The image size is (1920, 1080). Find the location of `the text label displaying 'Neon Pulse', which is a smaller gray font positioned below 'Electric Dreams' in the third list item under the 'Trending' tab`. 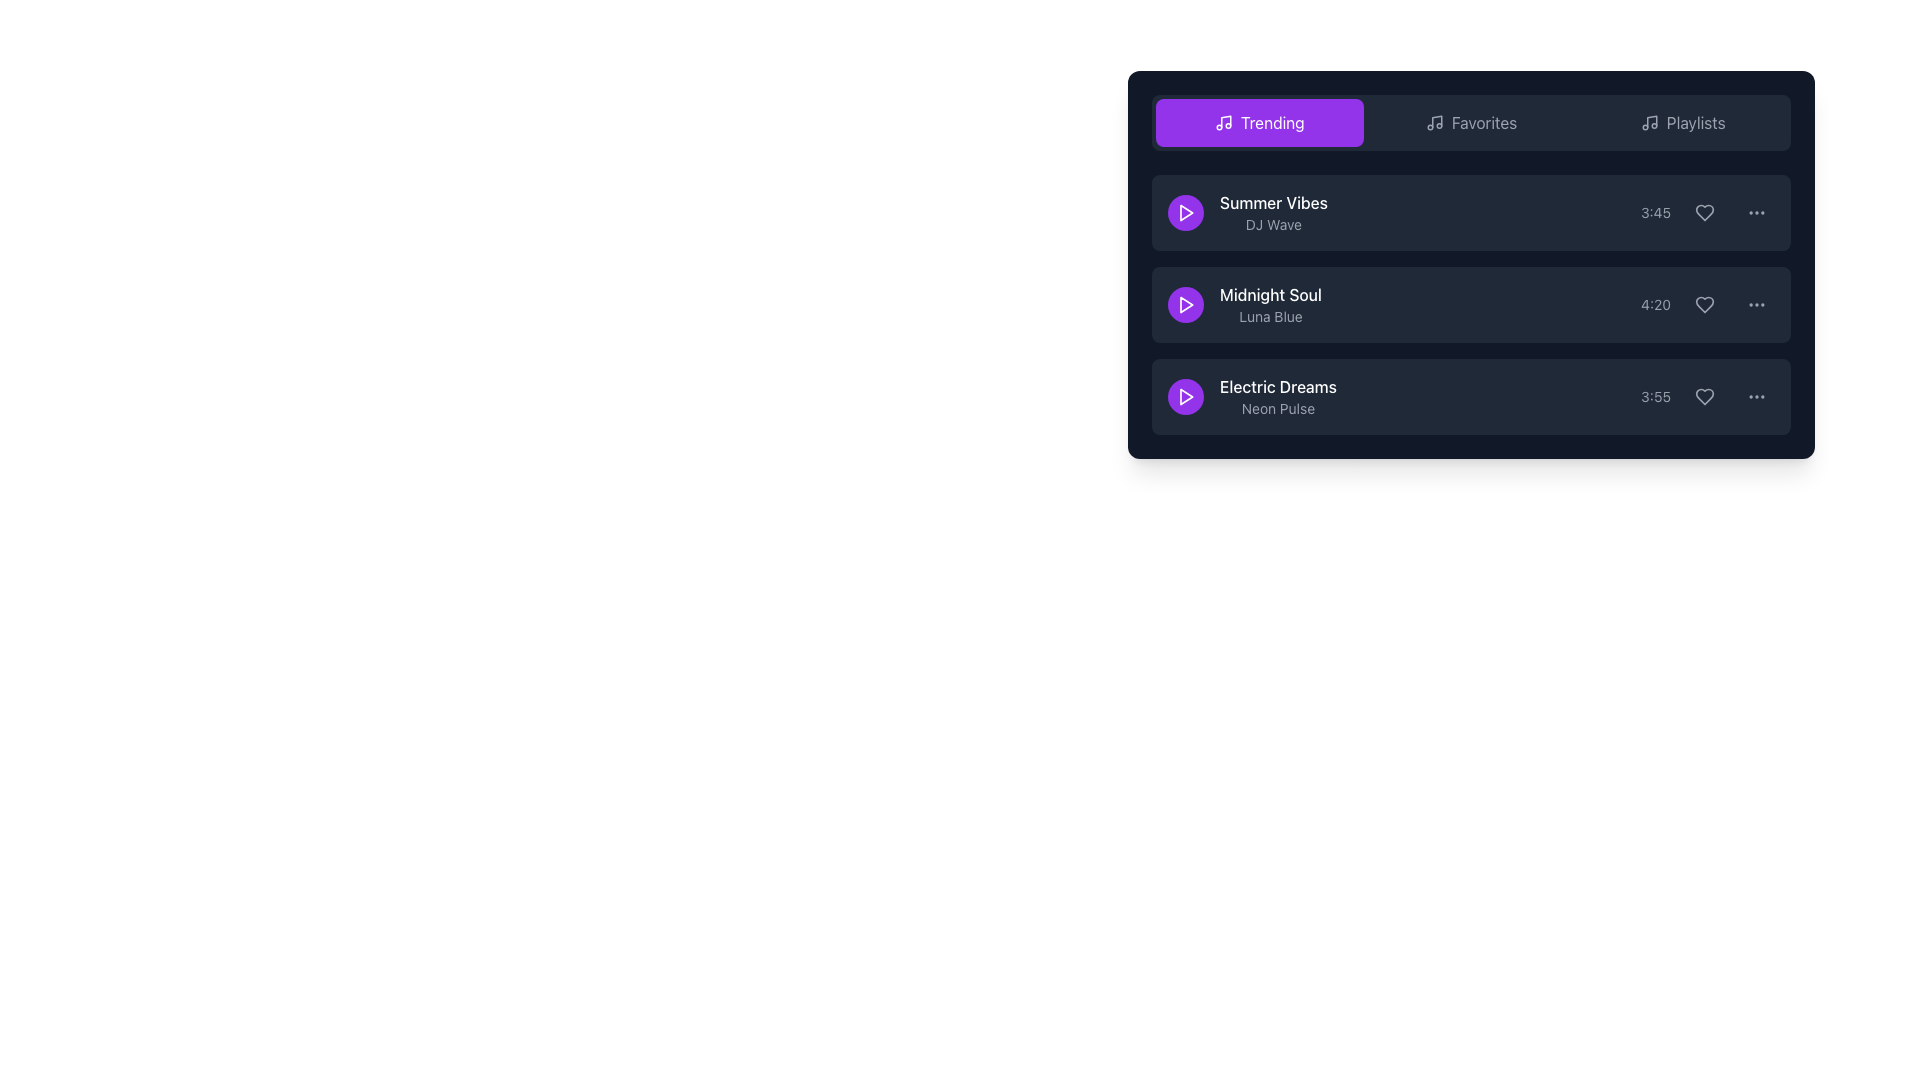

the text label displaying 'Neon Pulse', which is a smaller gray font positioned below 'Electric Dreams' in the third list item under the 'Trending' tab is located at coordinates (1277, 407).